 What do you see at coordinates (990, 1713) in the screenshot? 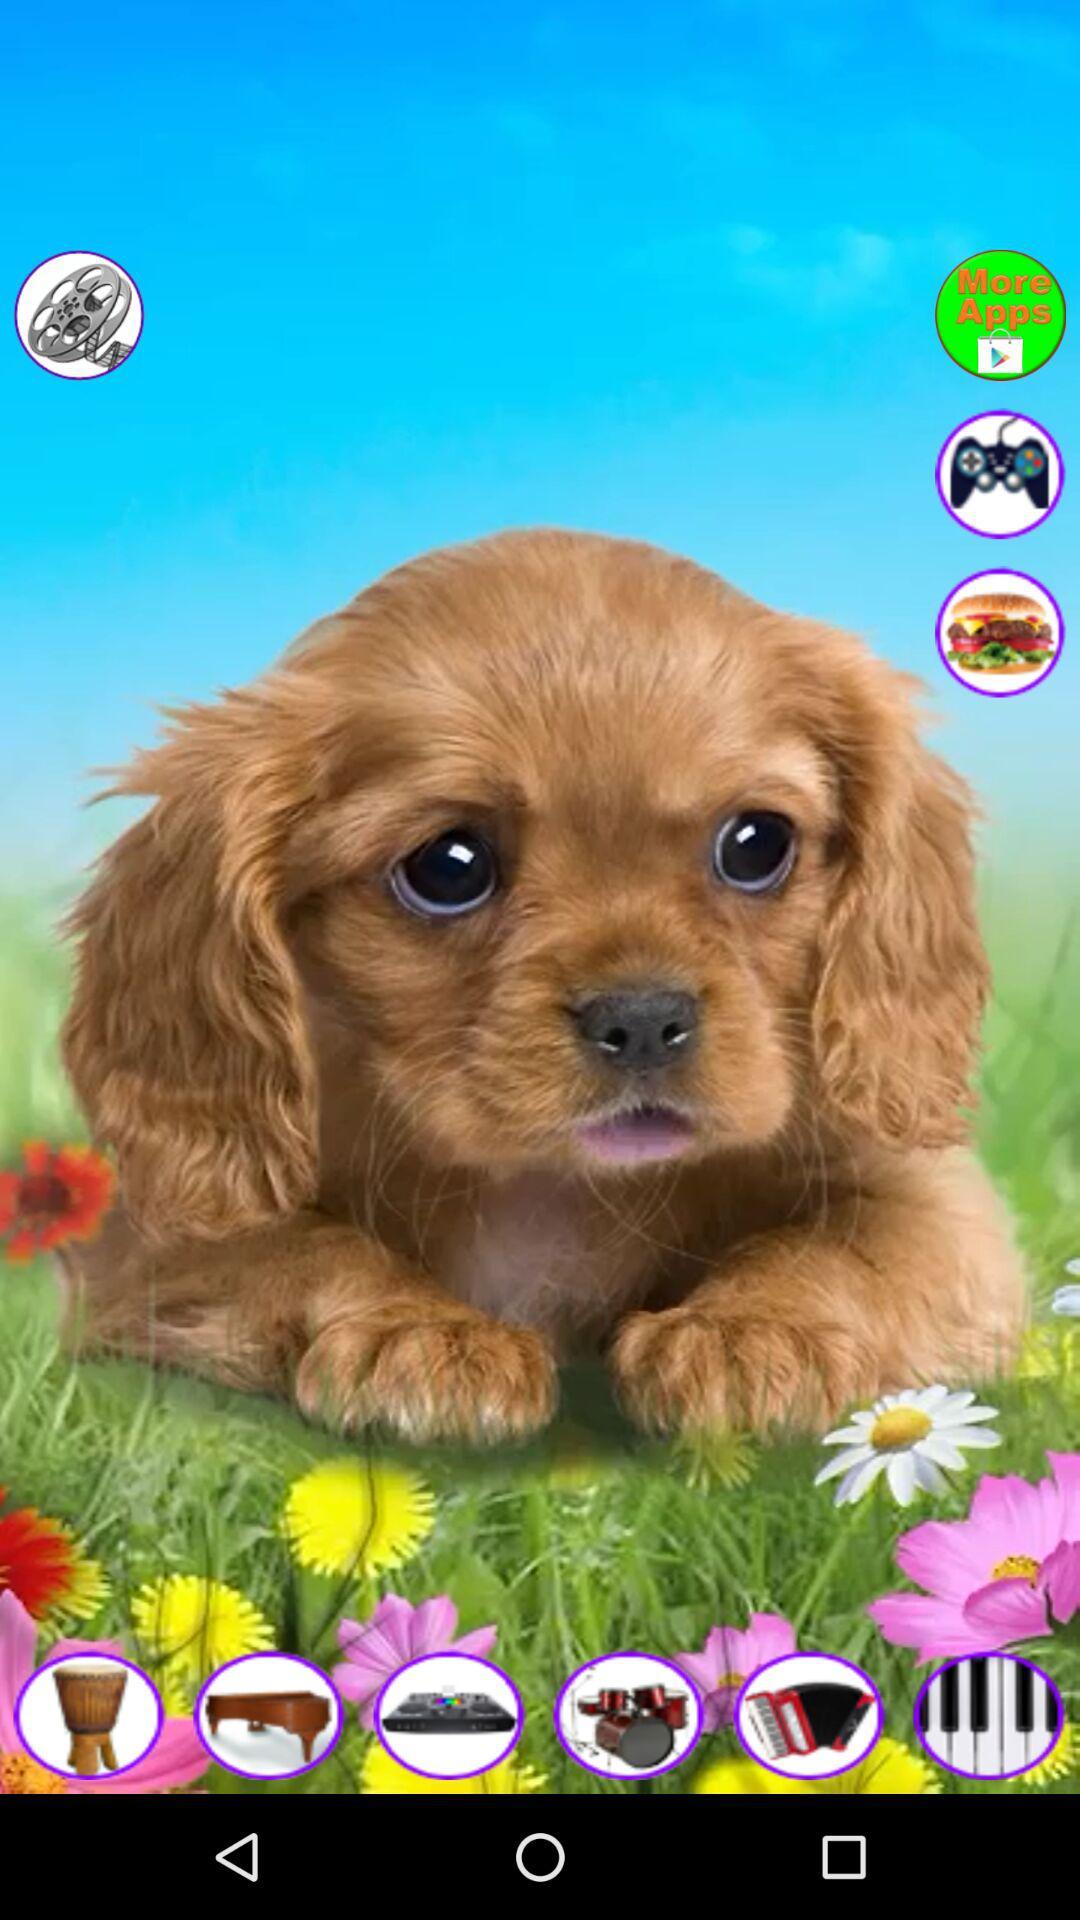
I see `piano` at bounding box center [990, 1713].